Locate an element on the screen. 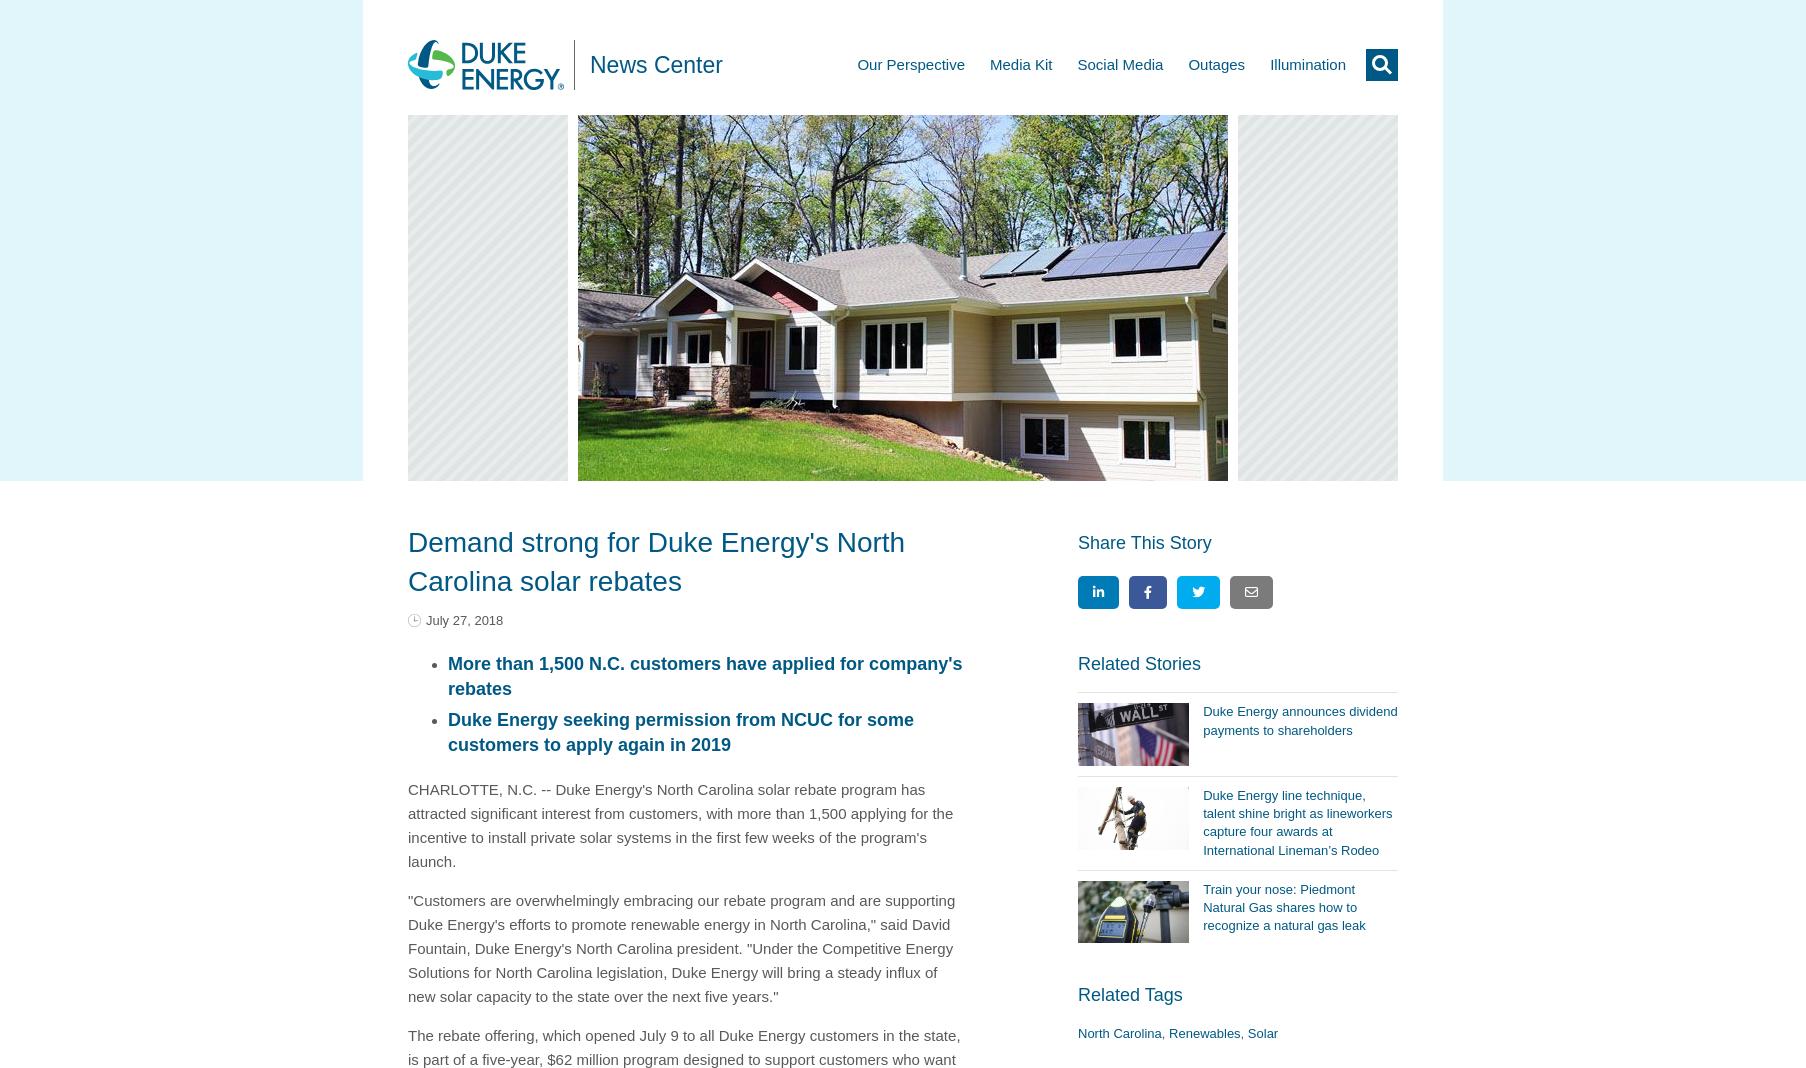  '-- Duke Energy's' is located at coordinates (540, 788).